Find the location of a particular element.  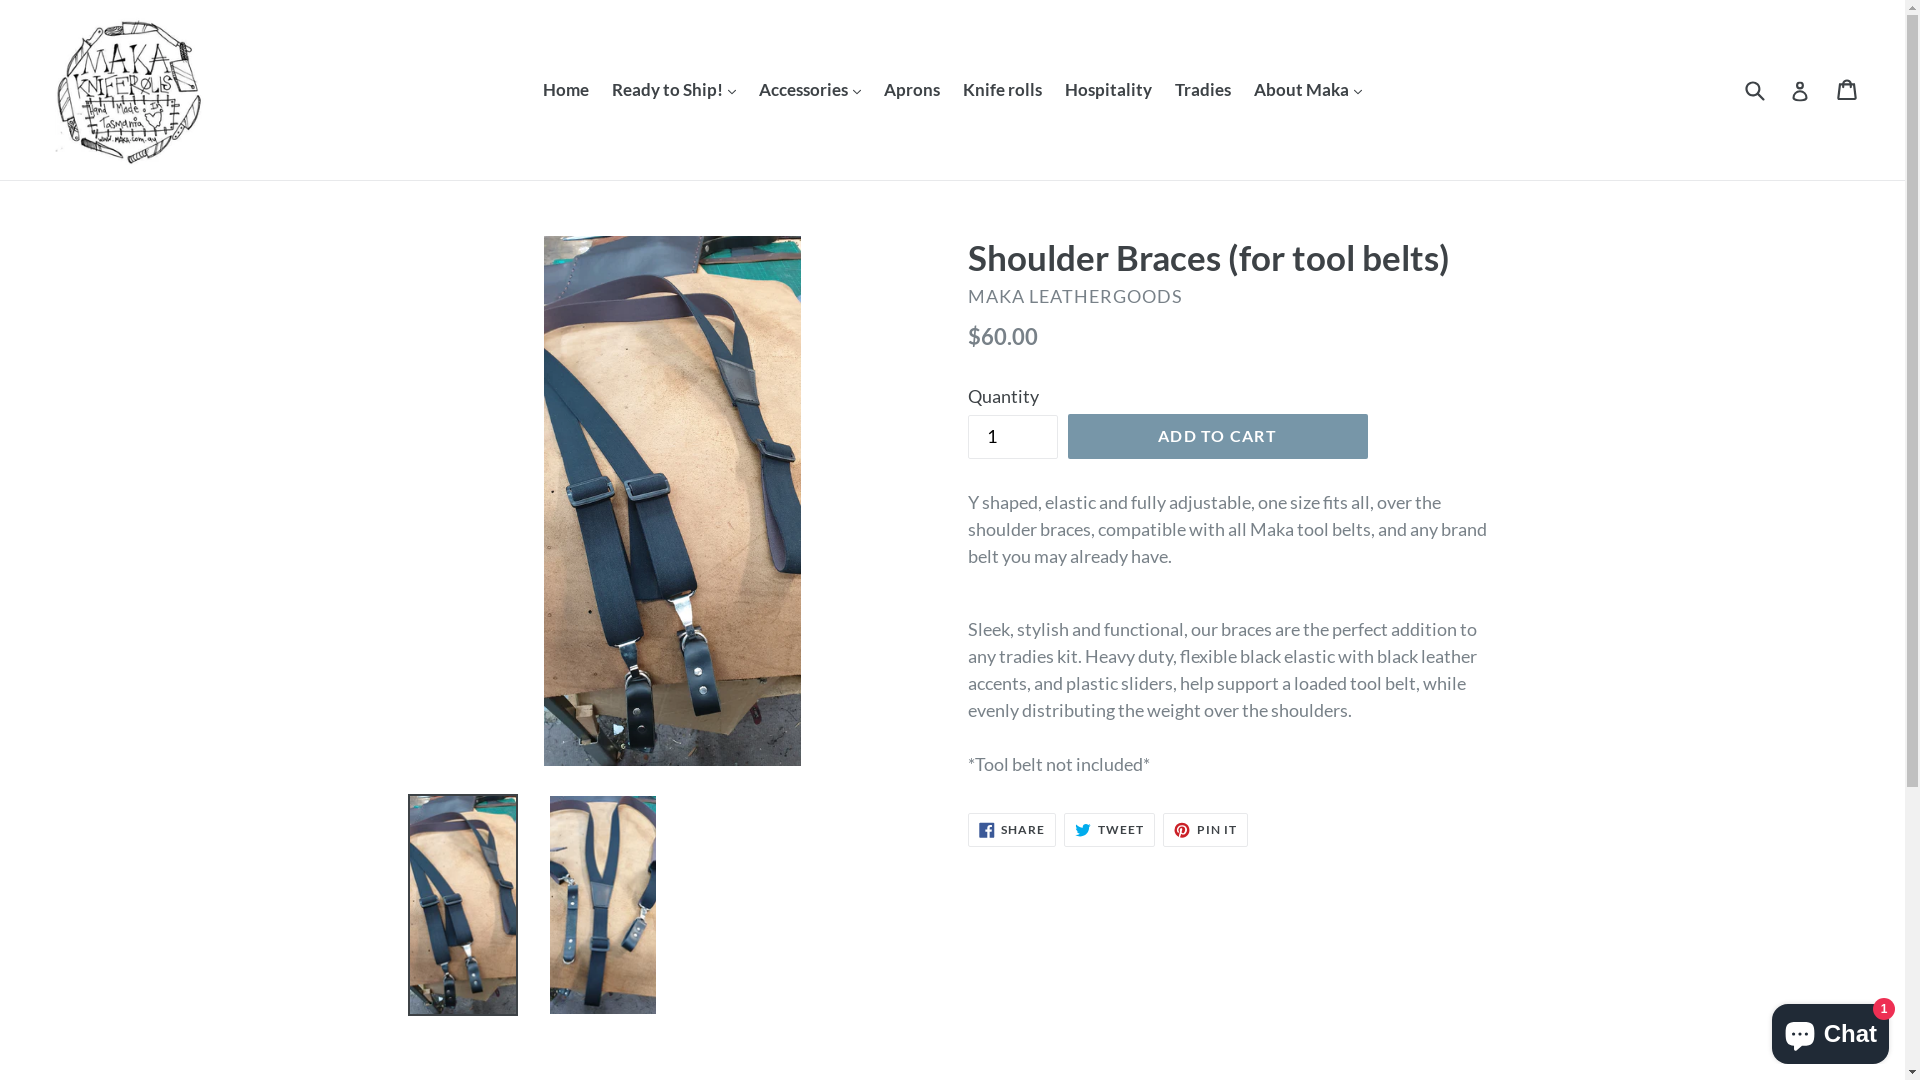

'Home' is located at coordinates (565, 88).